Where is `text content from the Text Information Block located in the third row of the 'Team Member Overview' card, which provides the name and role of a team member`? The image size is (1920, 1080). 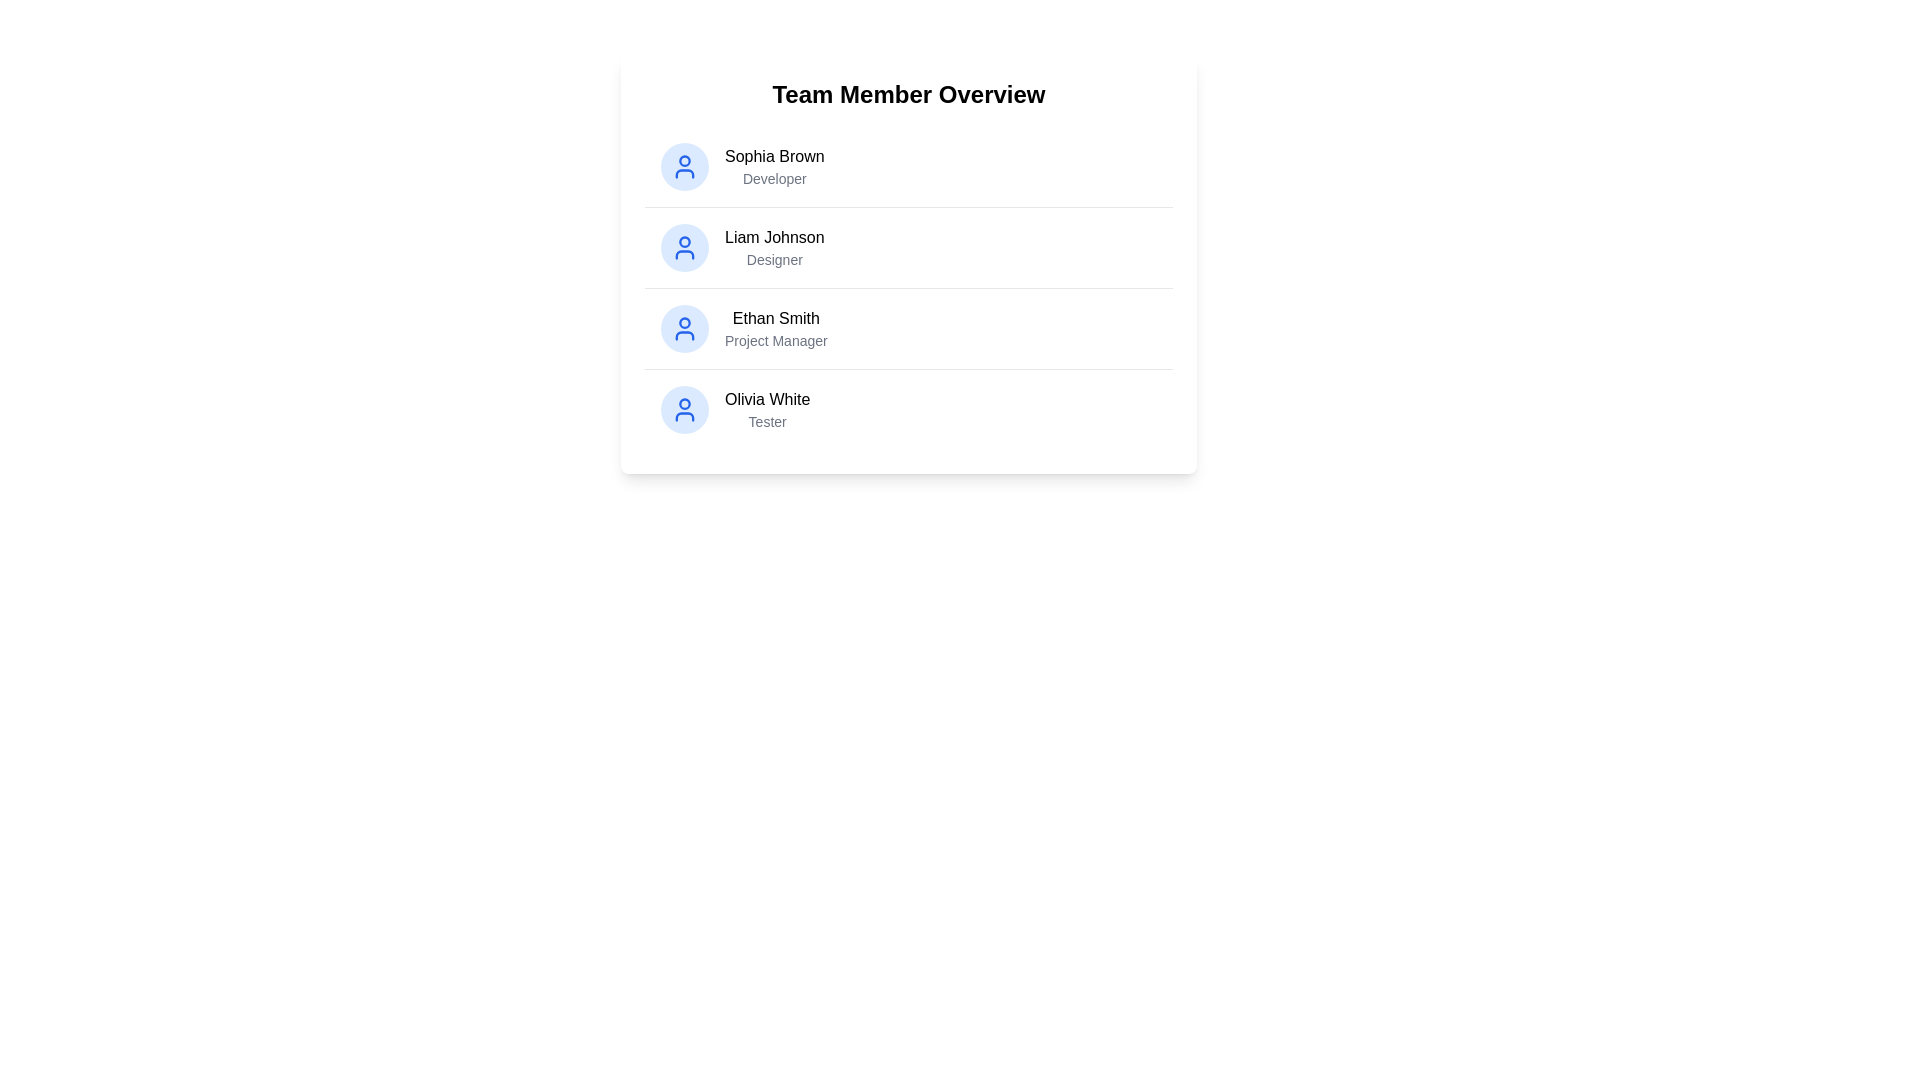 text content from the Text Information Block located in the third row of the 'Team Member Overview' card, which provides the name and role of a team member is located at coordinates (775, 327).